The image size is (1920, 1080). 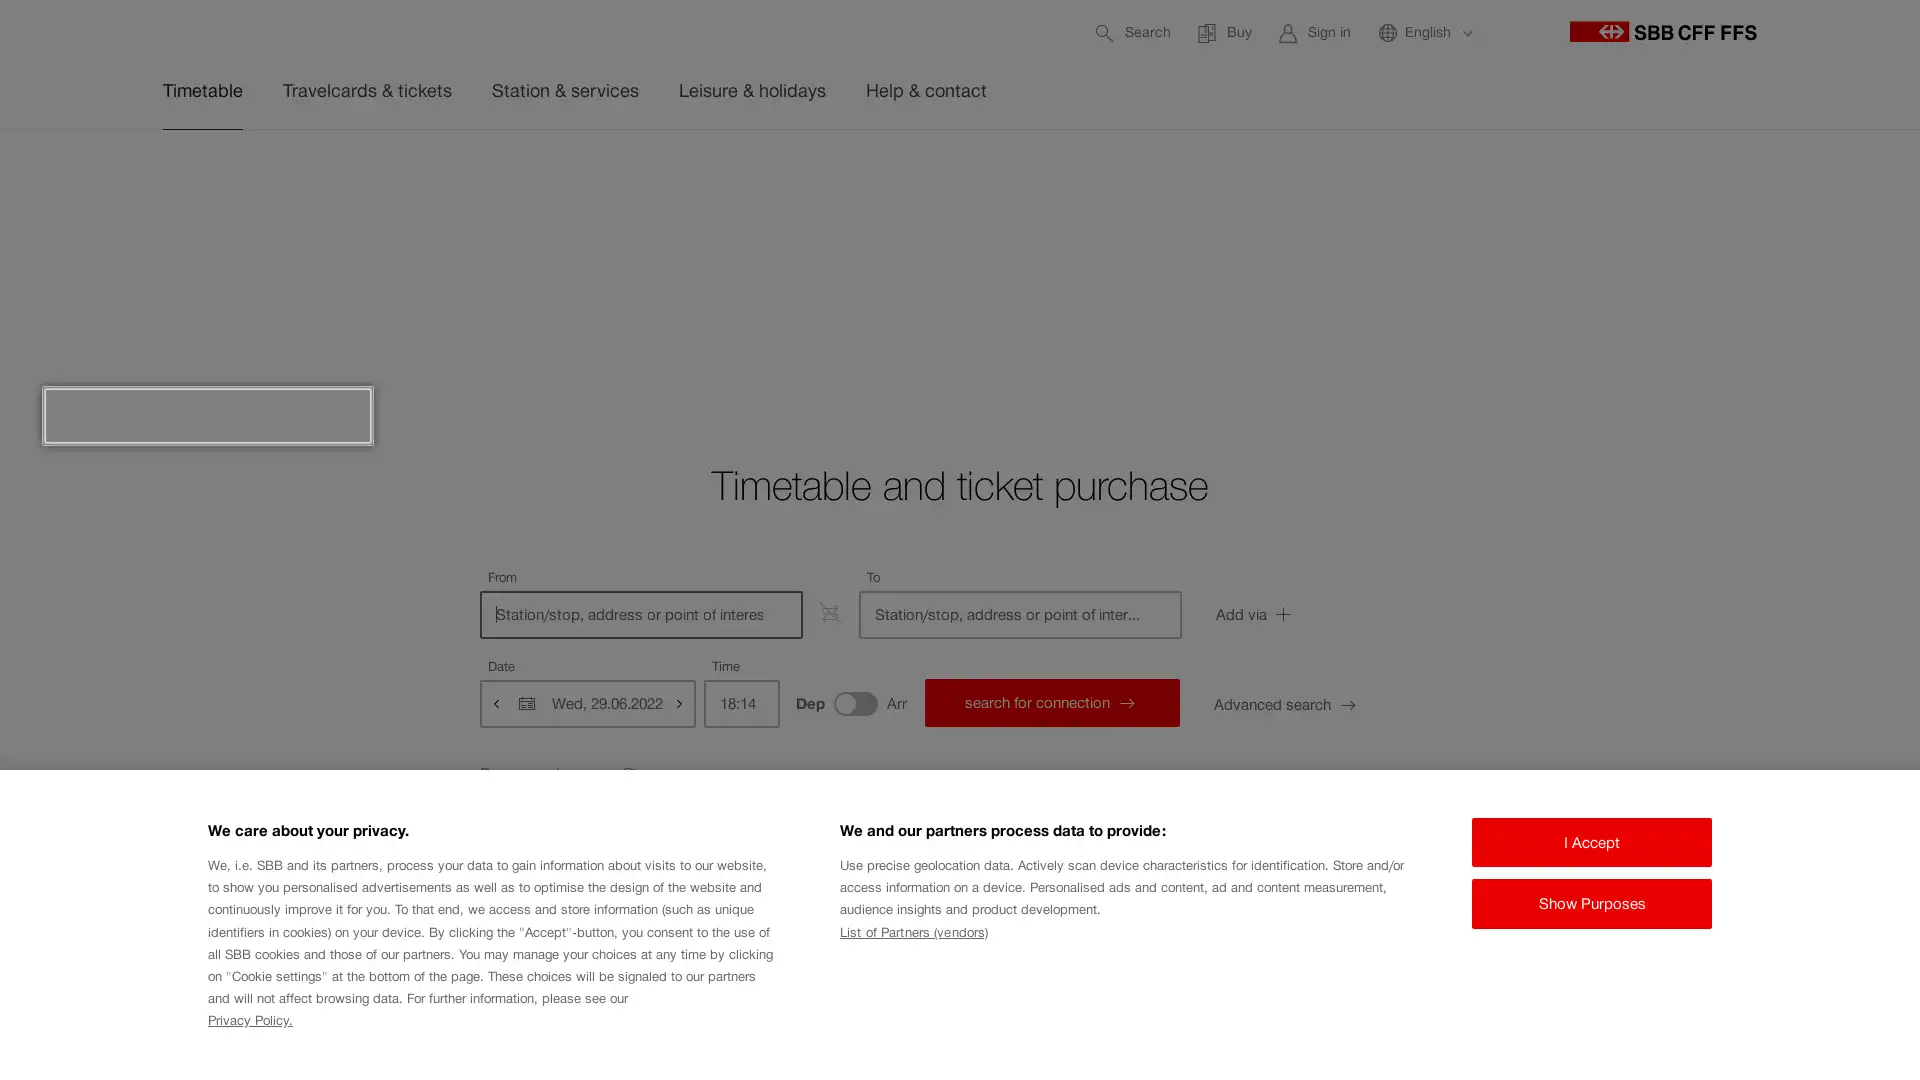 I want to click on Close active menu item Travelcards & tickets., so click(x=1780, y=176).